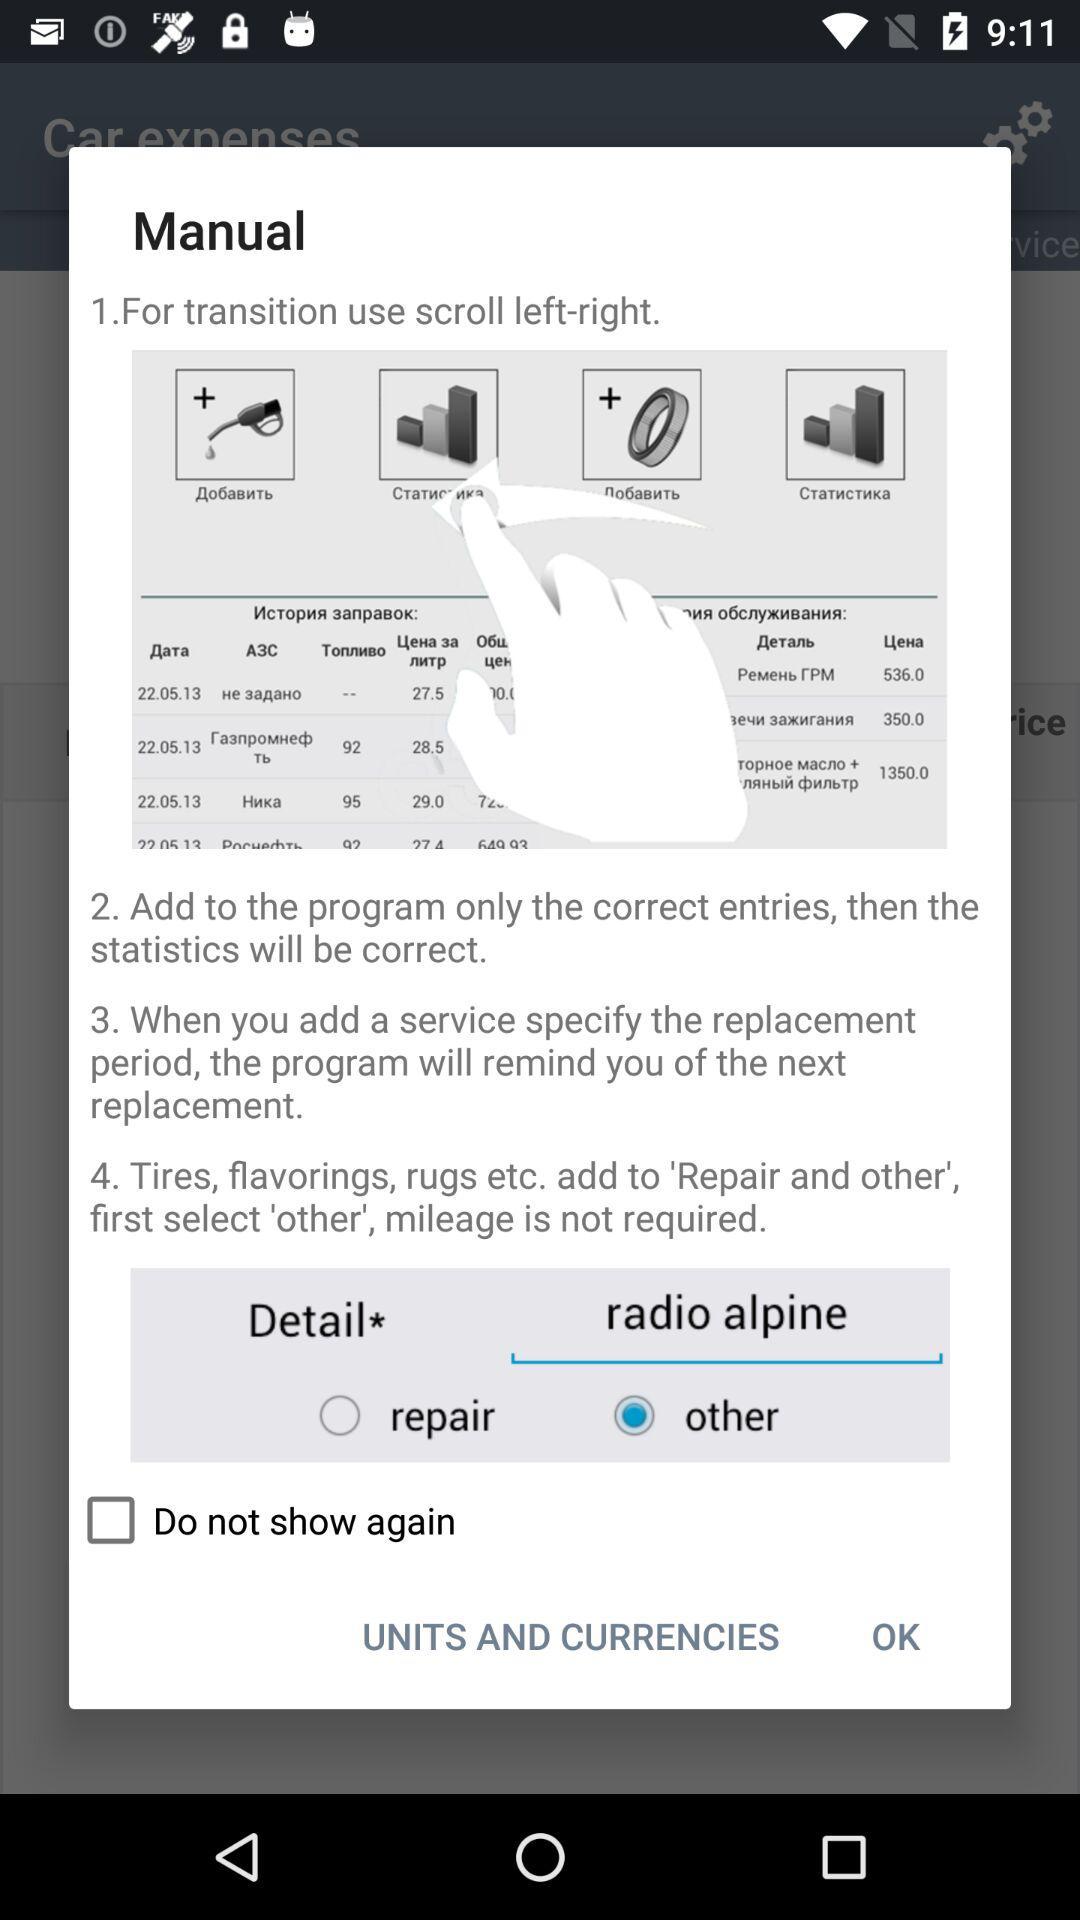  I want to click on the icon to the left of ok icon, so click(571, 1635).